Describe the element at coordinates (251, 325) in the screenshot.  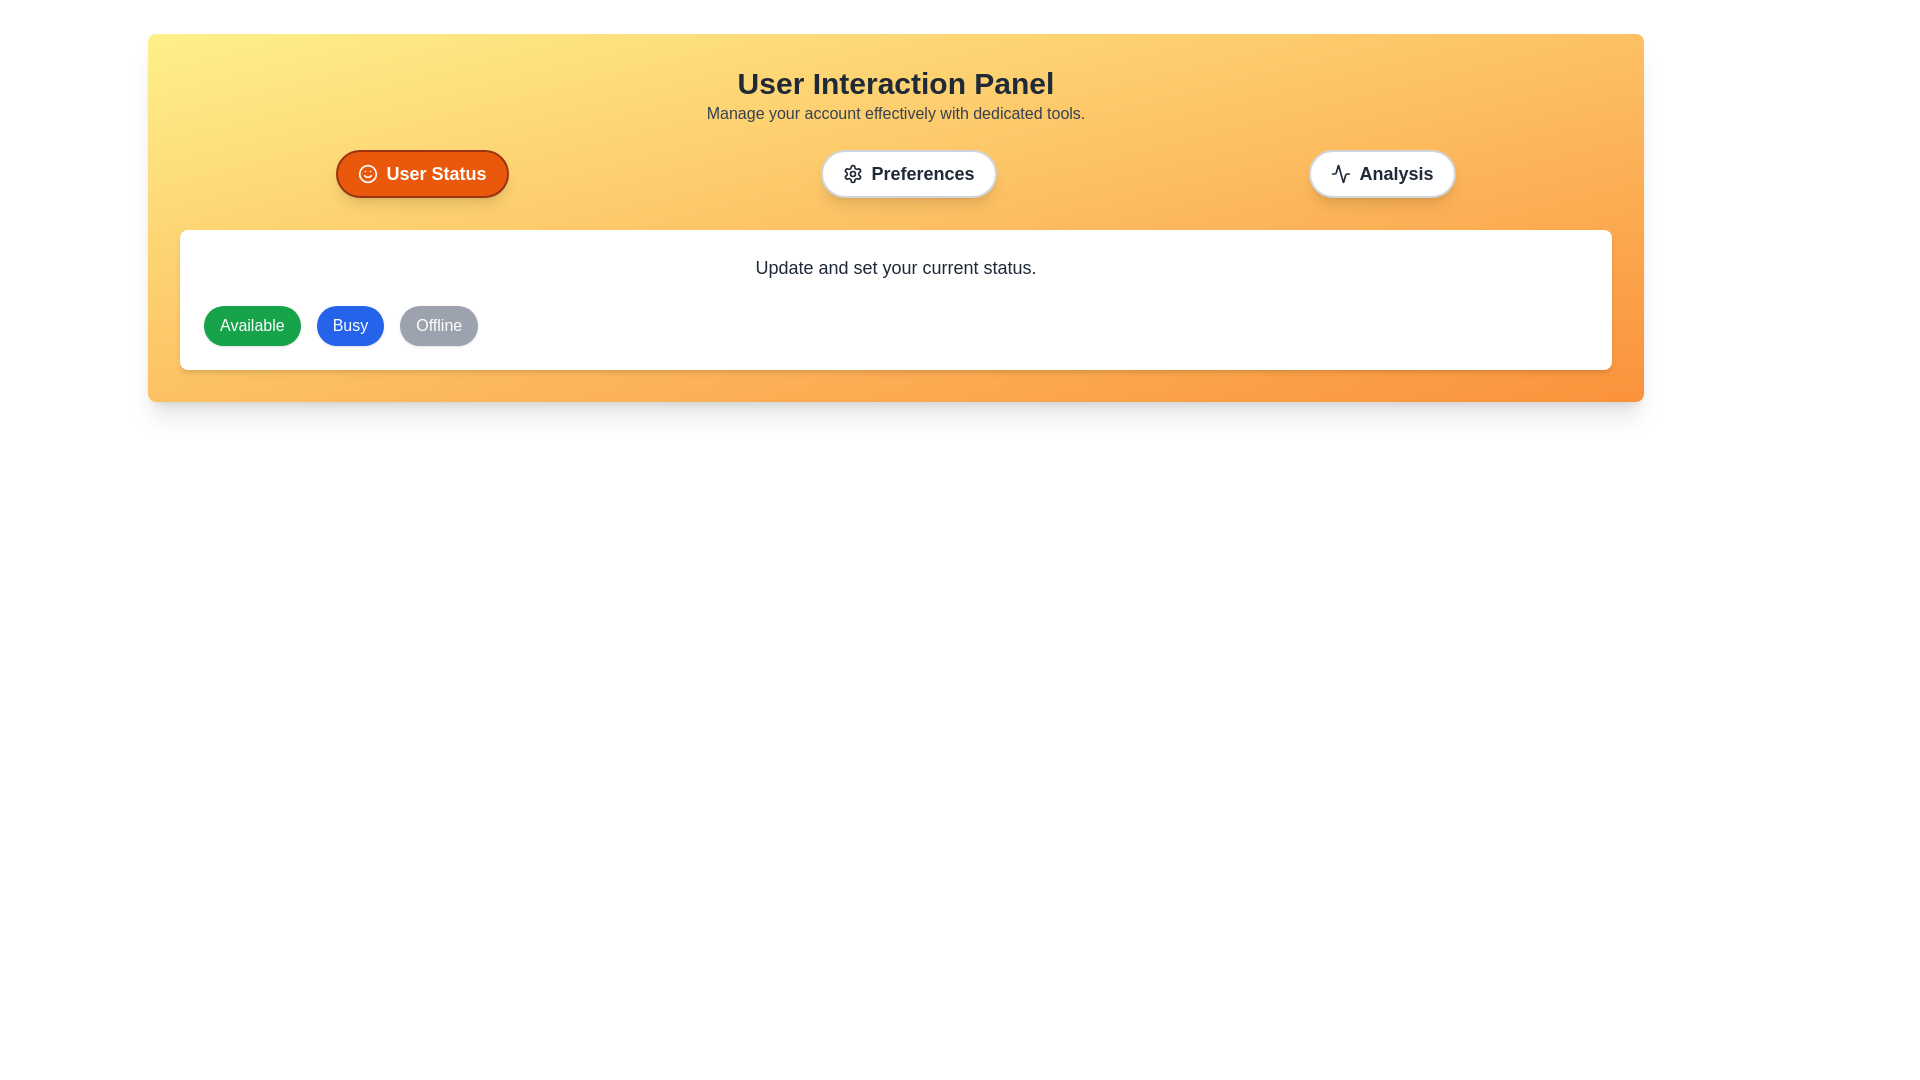
I see `the user status to Available by clicking the corresponding button` at that location.